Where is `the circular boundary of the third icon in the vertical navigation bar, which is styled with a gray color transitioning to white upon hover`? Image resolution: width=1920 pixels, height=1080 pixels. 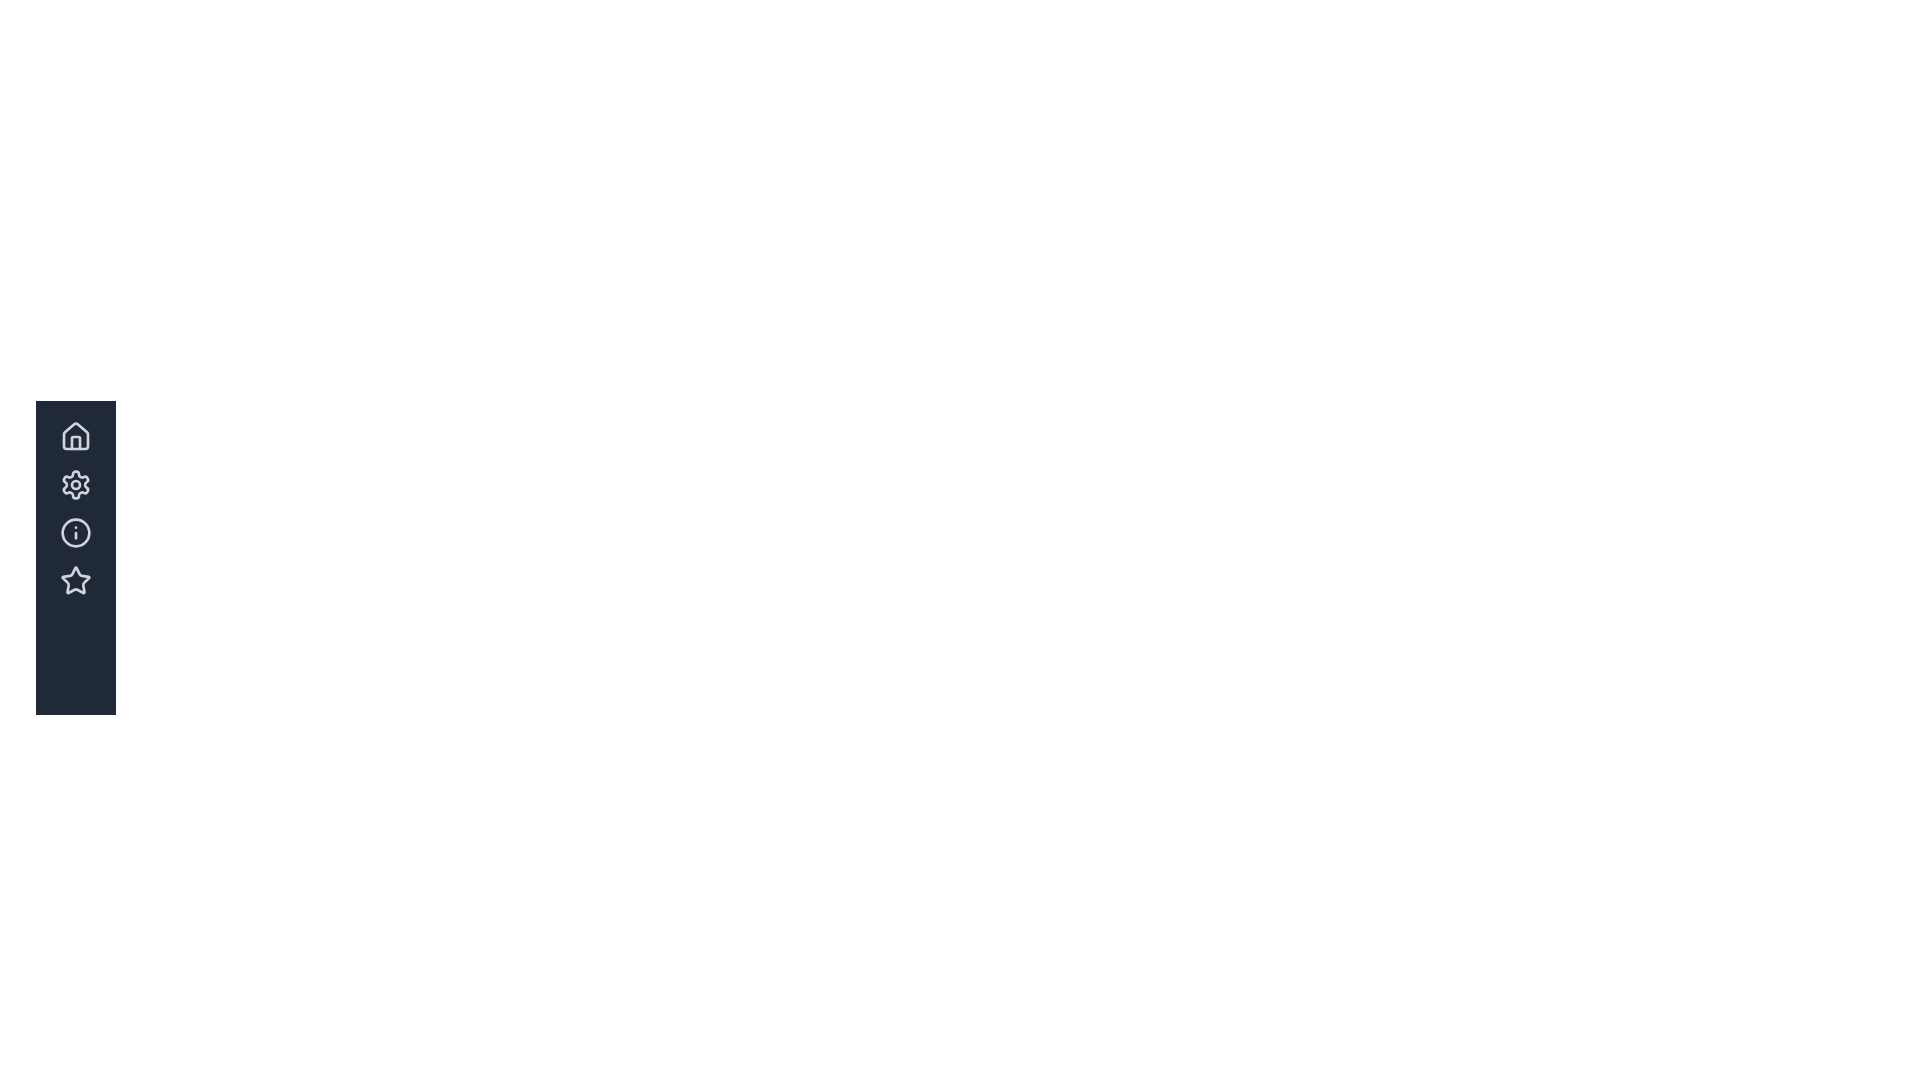 the circular boundary of the third icon in the vertical navigation bar, which is styled with a gray color transitioning to white upon hover is located at coordinates (76, 531).